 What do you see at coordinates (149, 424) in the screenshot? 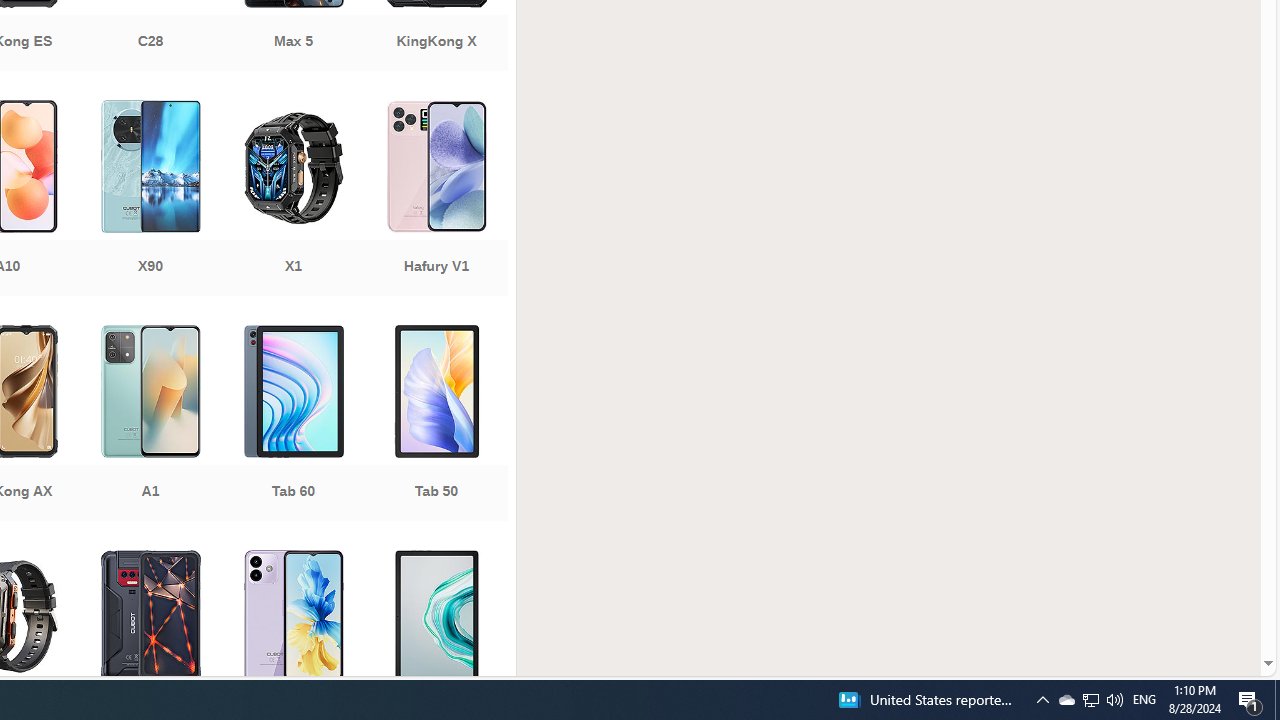
I see `'A1'` at bounding box center [149, 424].